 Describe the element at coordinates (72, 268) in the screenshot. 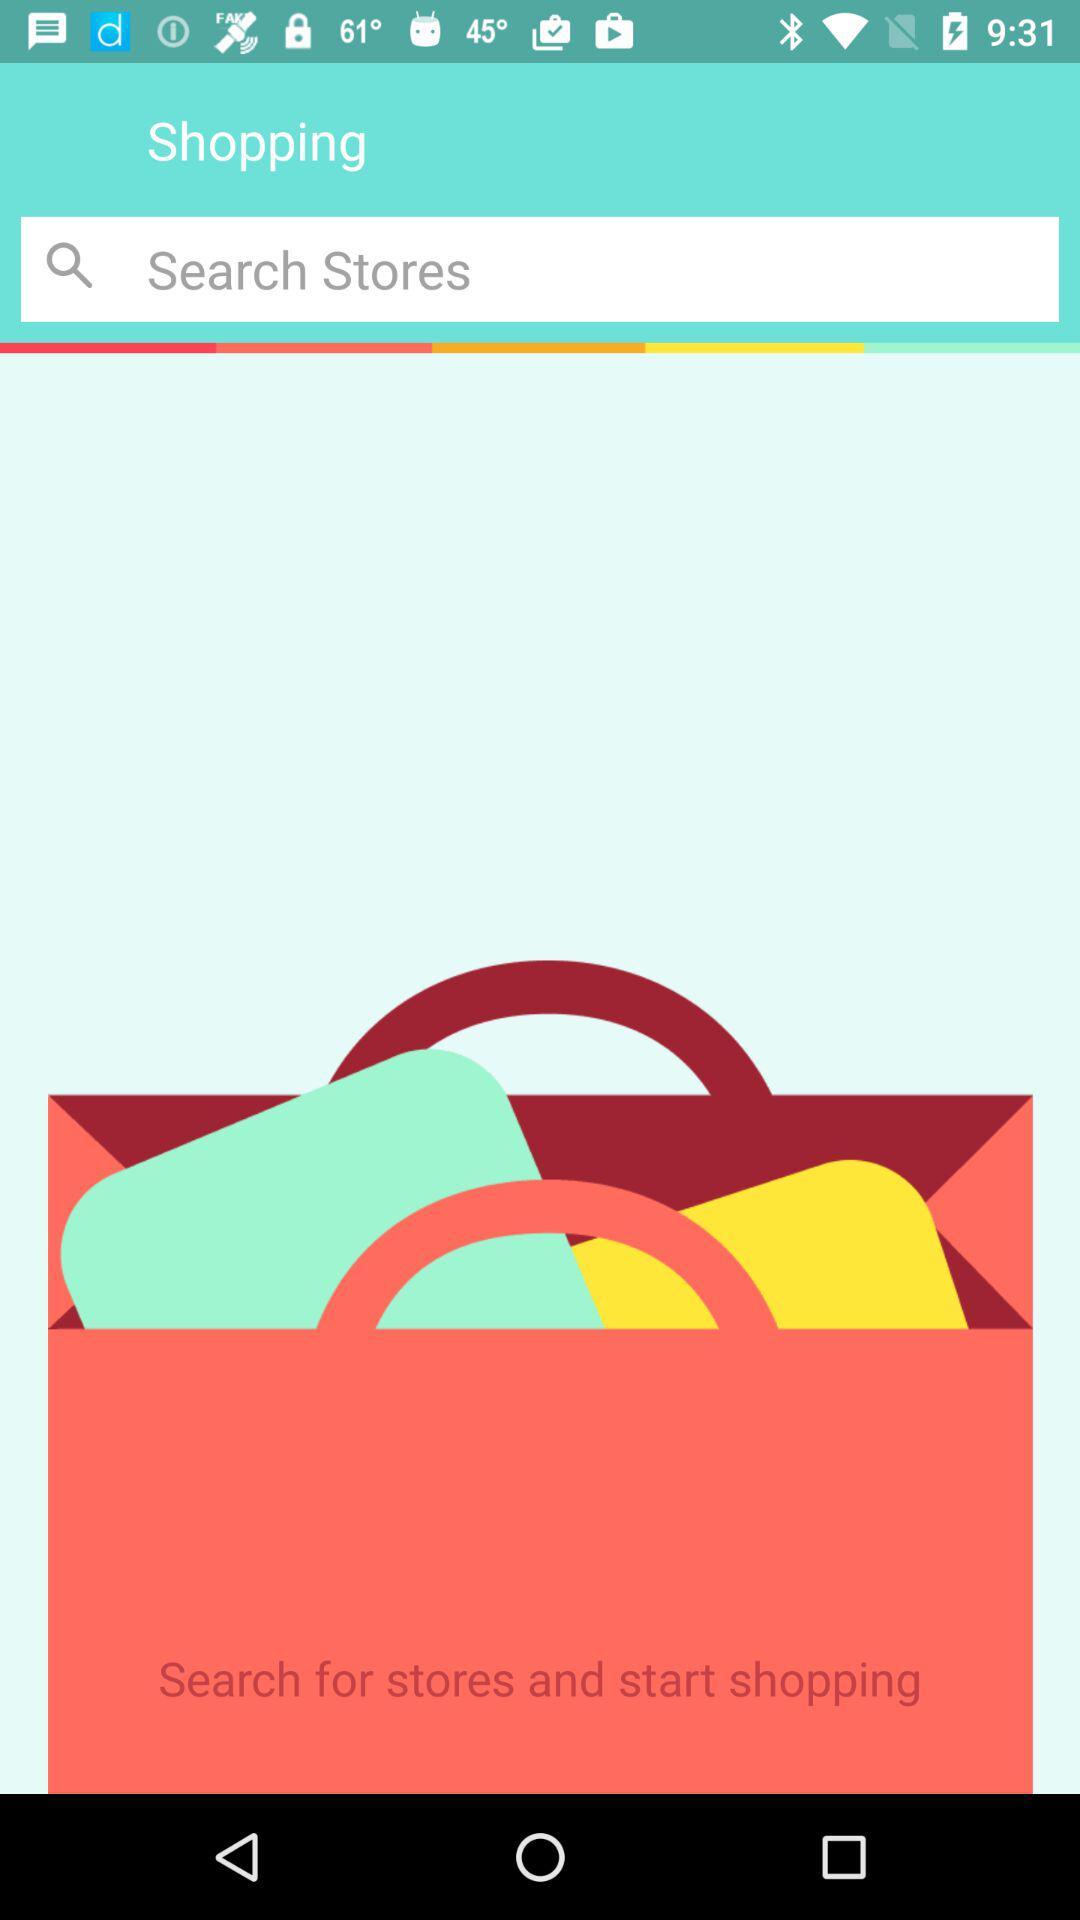

I see `the search icon` at that location.